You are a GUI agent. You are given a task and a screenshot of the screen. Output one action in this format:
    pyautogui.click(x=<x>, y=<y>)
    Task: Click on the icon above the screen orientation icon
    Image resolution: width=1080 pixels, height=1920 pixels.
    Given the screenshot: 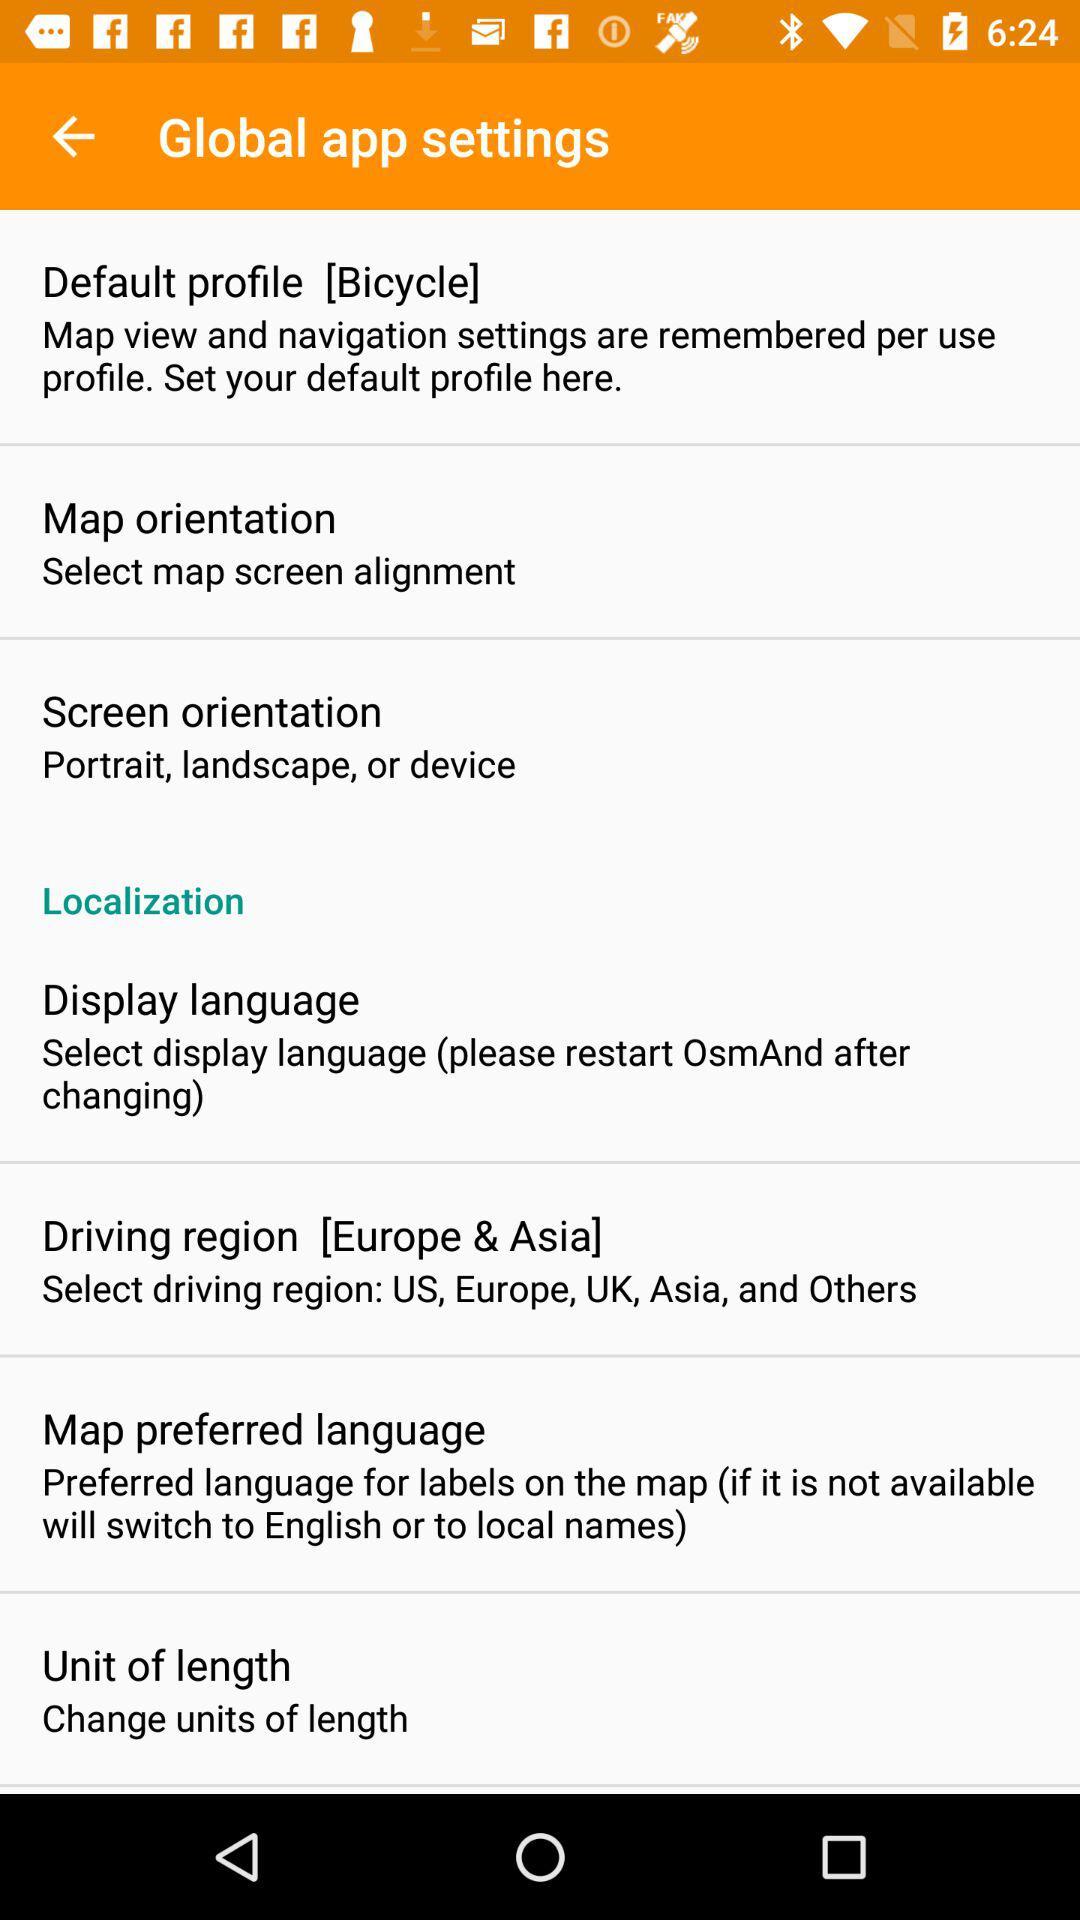 What is the action you would take?
    pyautogui.click(x=278, y=569)
    